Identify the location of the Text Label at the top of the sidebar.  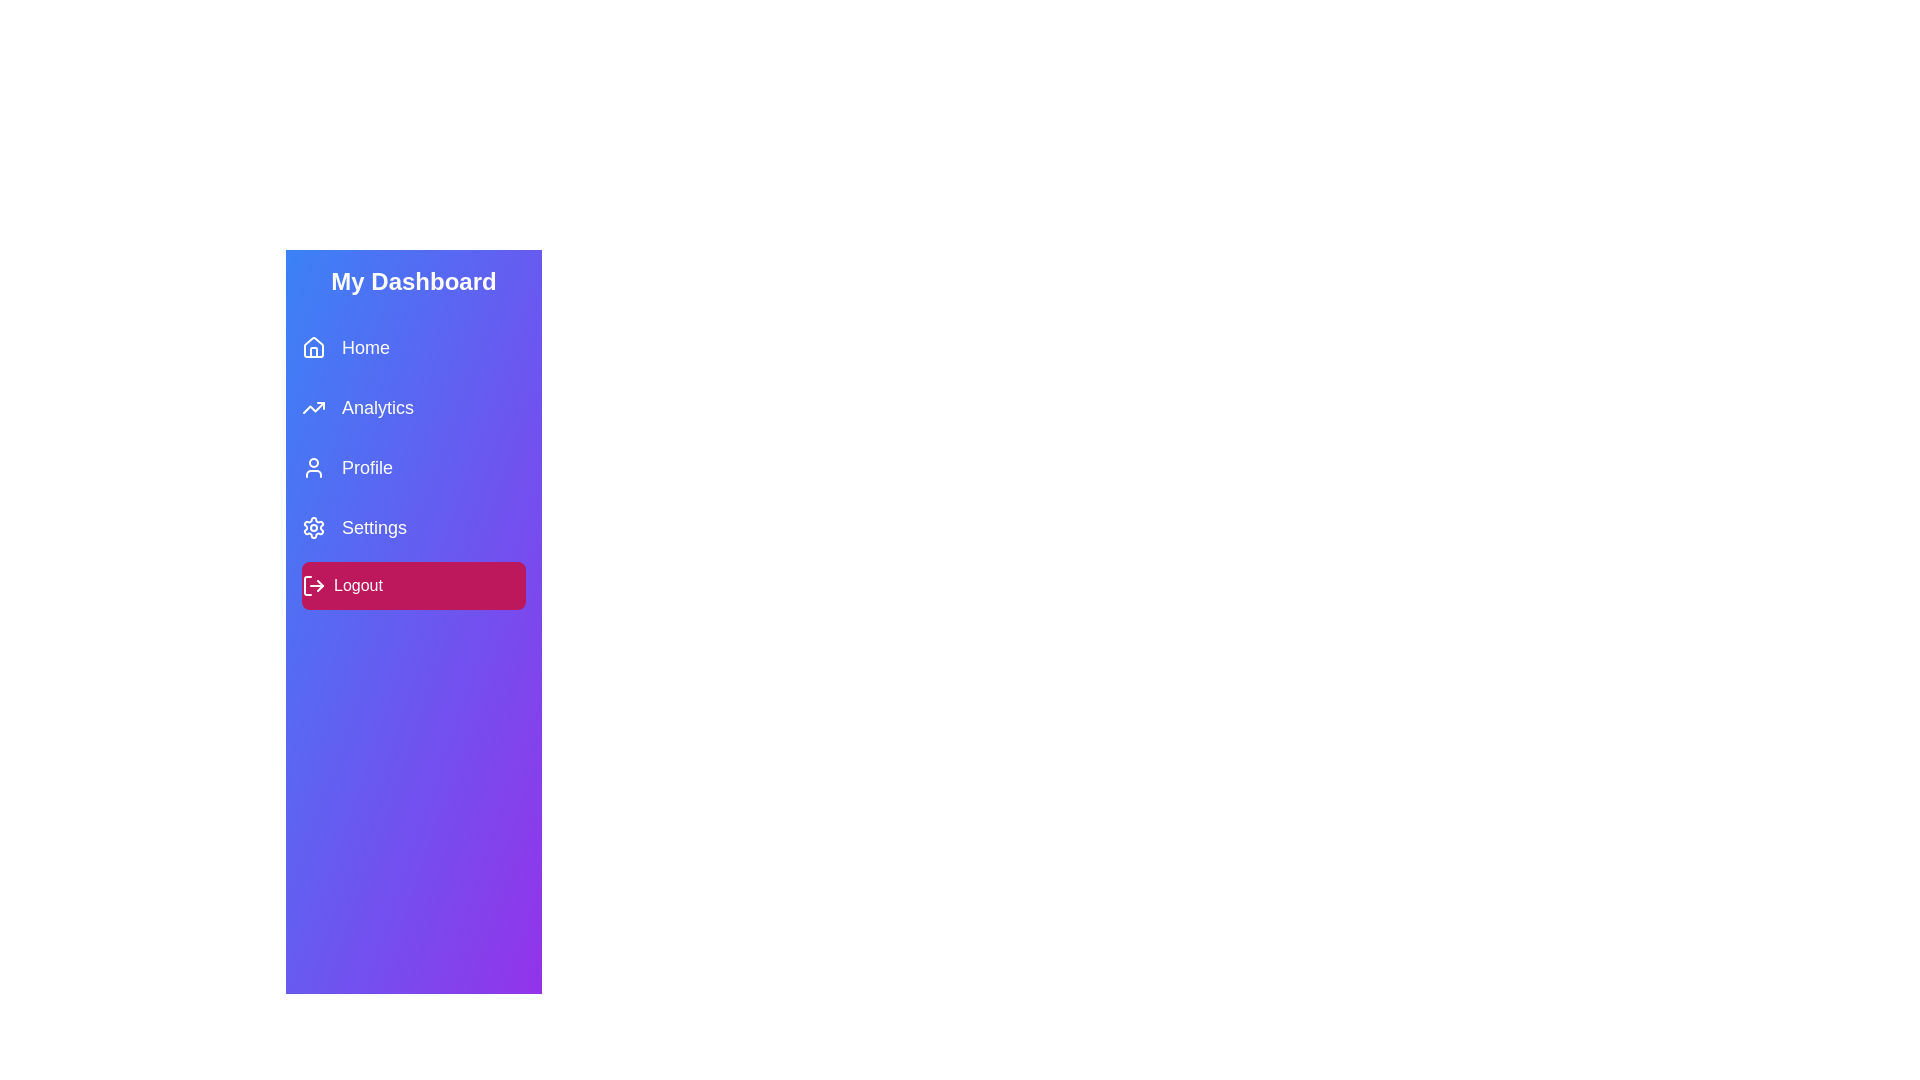
(412, 281).